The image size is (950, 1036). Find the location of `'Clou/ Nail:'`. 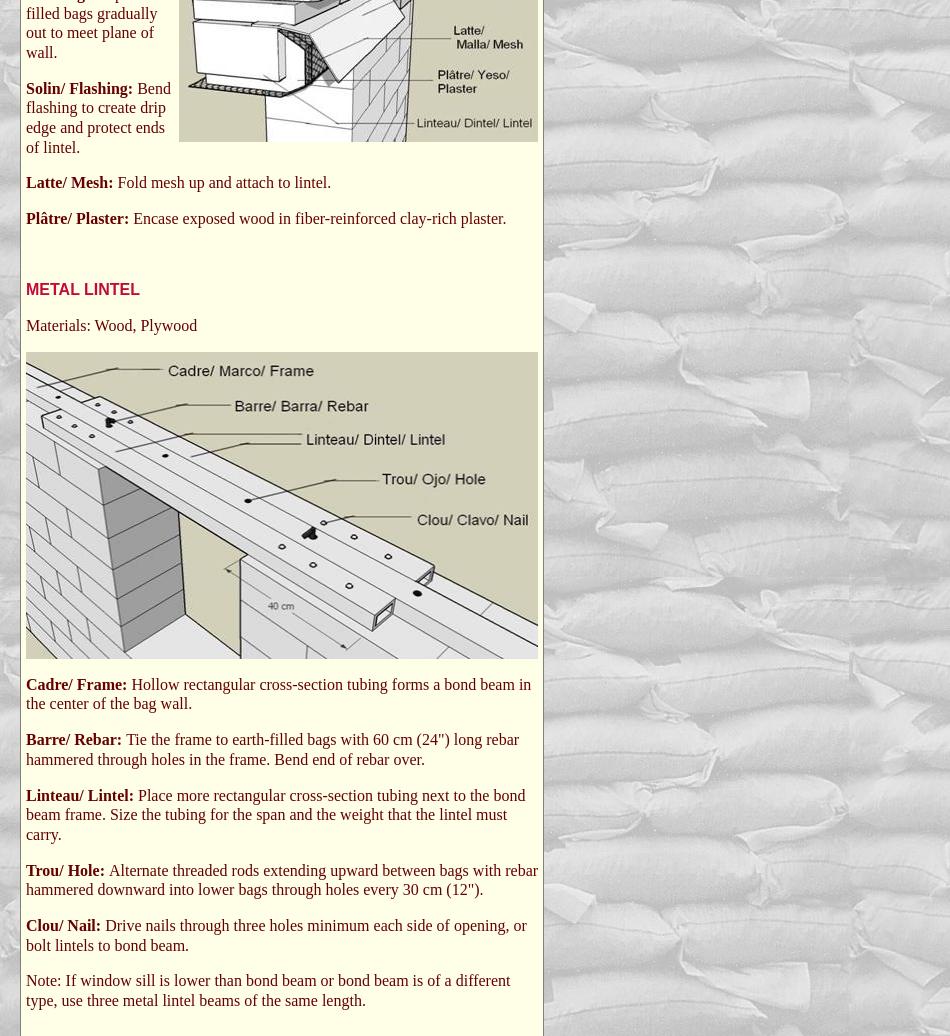

'Clou/ Nail:' is located at coordinates (26, 924).